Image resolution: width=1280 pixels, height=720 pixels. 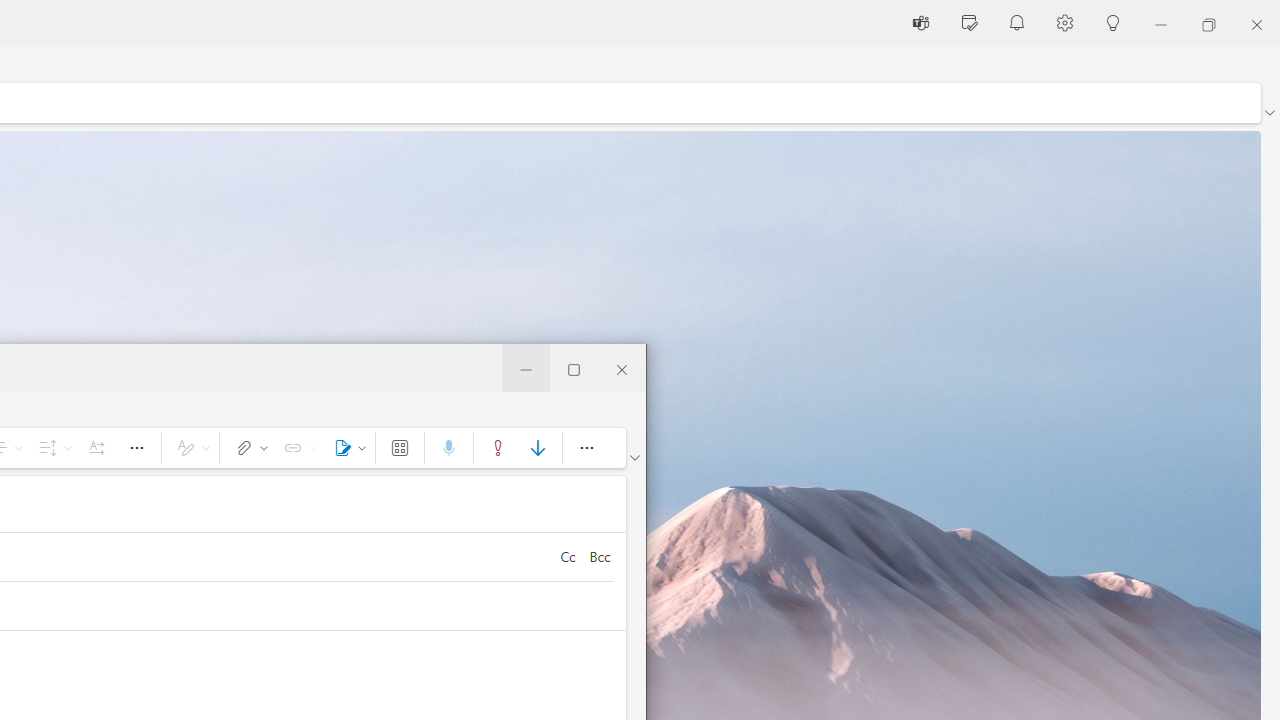 What do you see at coordinates (566, 556) in the screenshot?
I see `'Cc'` at bounding box center [566, 556].